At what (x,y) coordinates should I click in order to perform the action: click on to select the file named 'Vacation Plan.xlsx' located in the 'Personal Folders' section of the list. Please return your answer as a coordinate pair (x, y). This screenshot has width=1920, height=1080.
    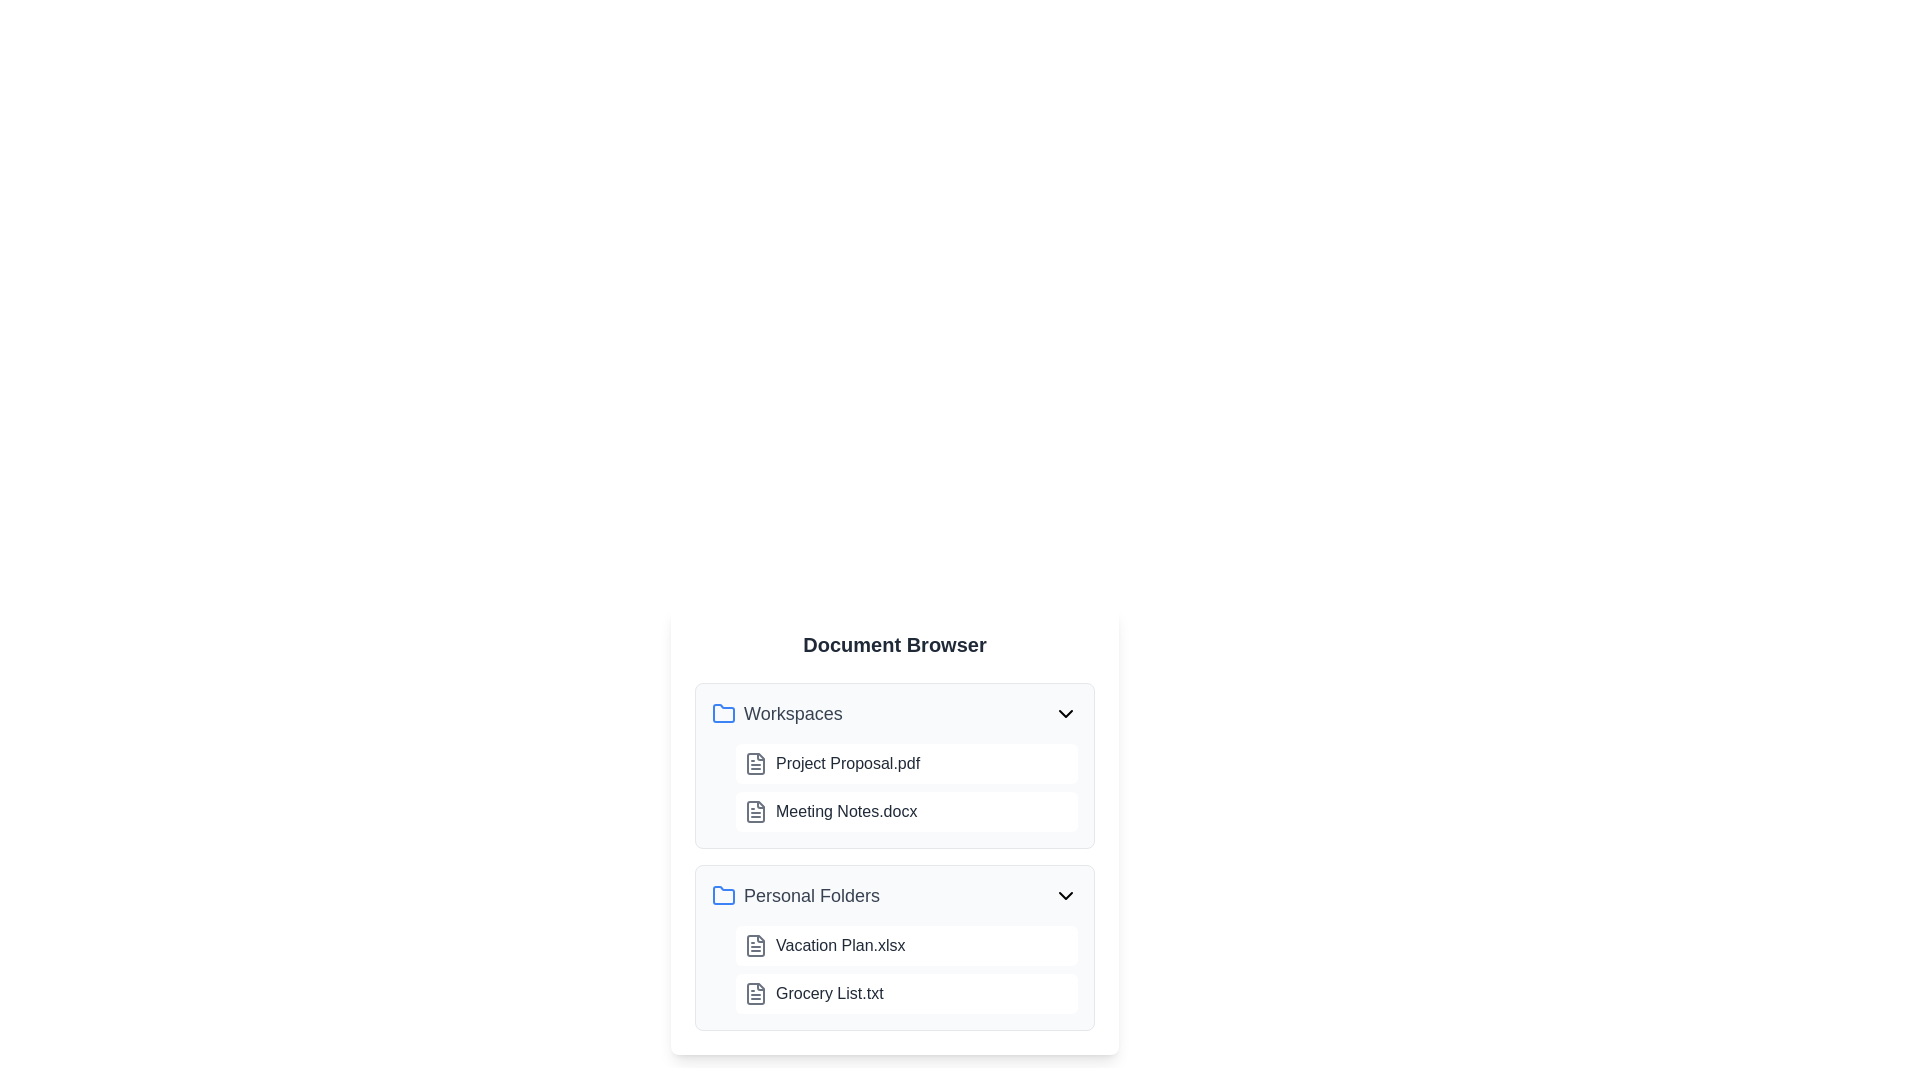
    Looking at the image, I should click on (906, 945).